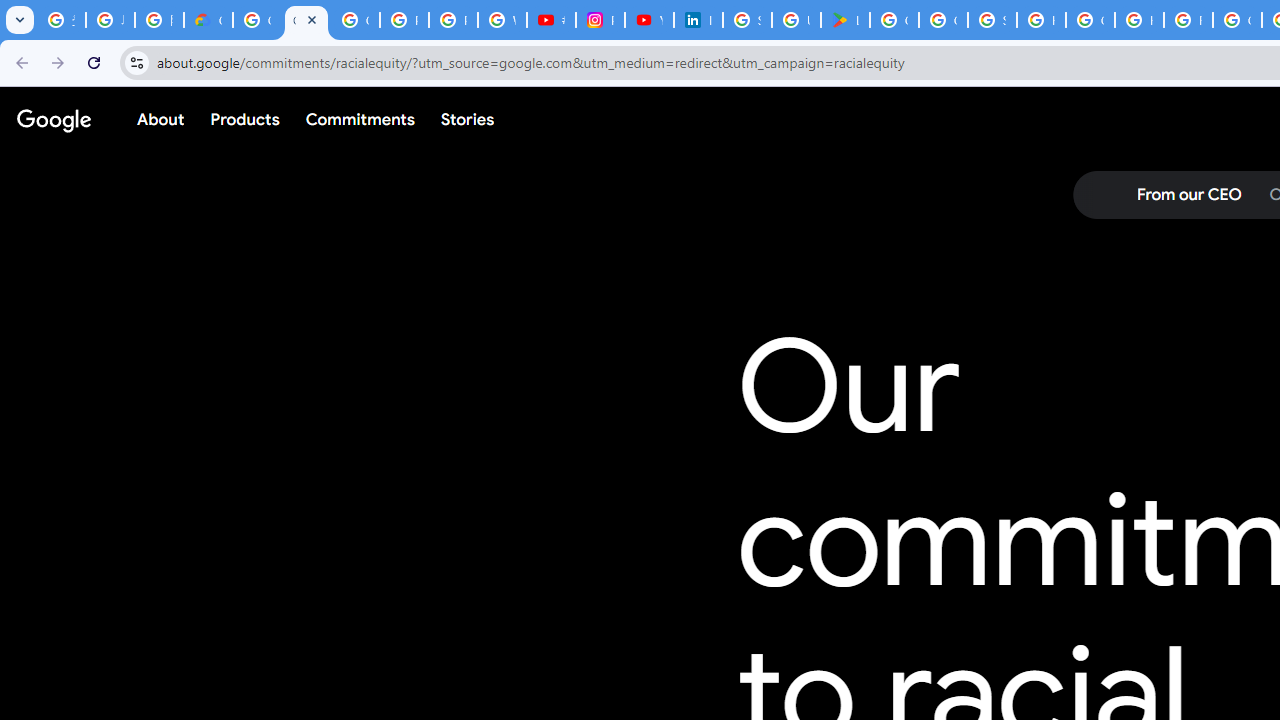 This screenshot has height=720, width=1280. Describe the element at coordinates (54, 119) in the screenshot. I see `'Google'` at that location.